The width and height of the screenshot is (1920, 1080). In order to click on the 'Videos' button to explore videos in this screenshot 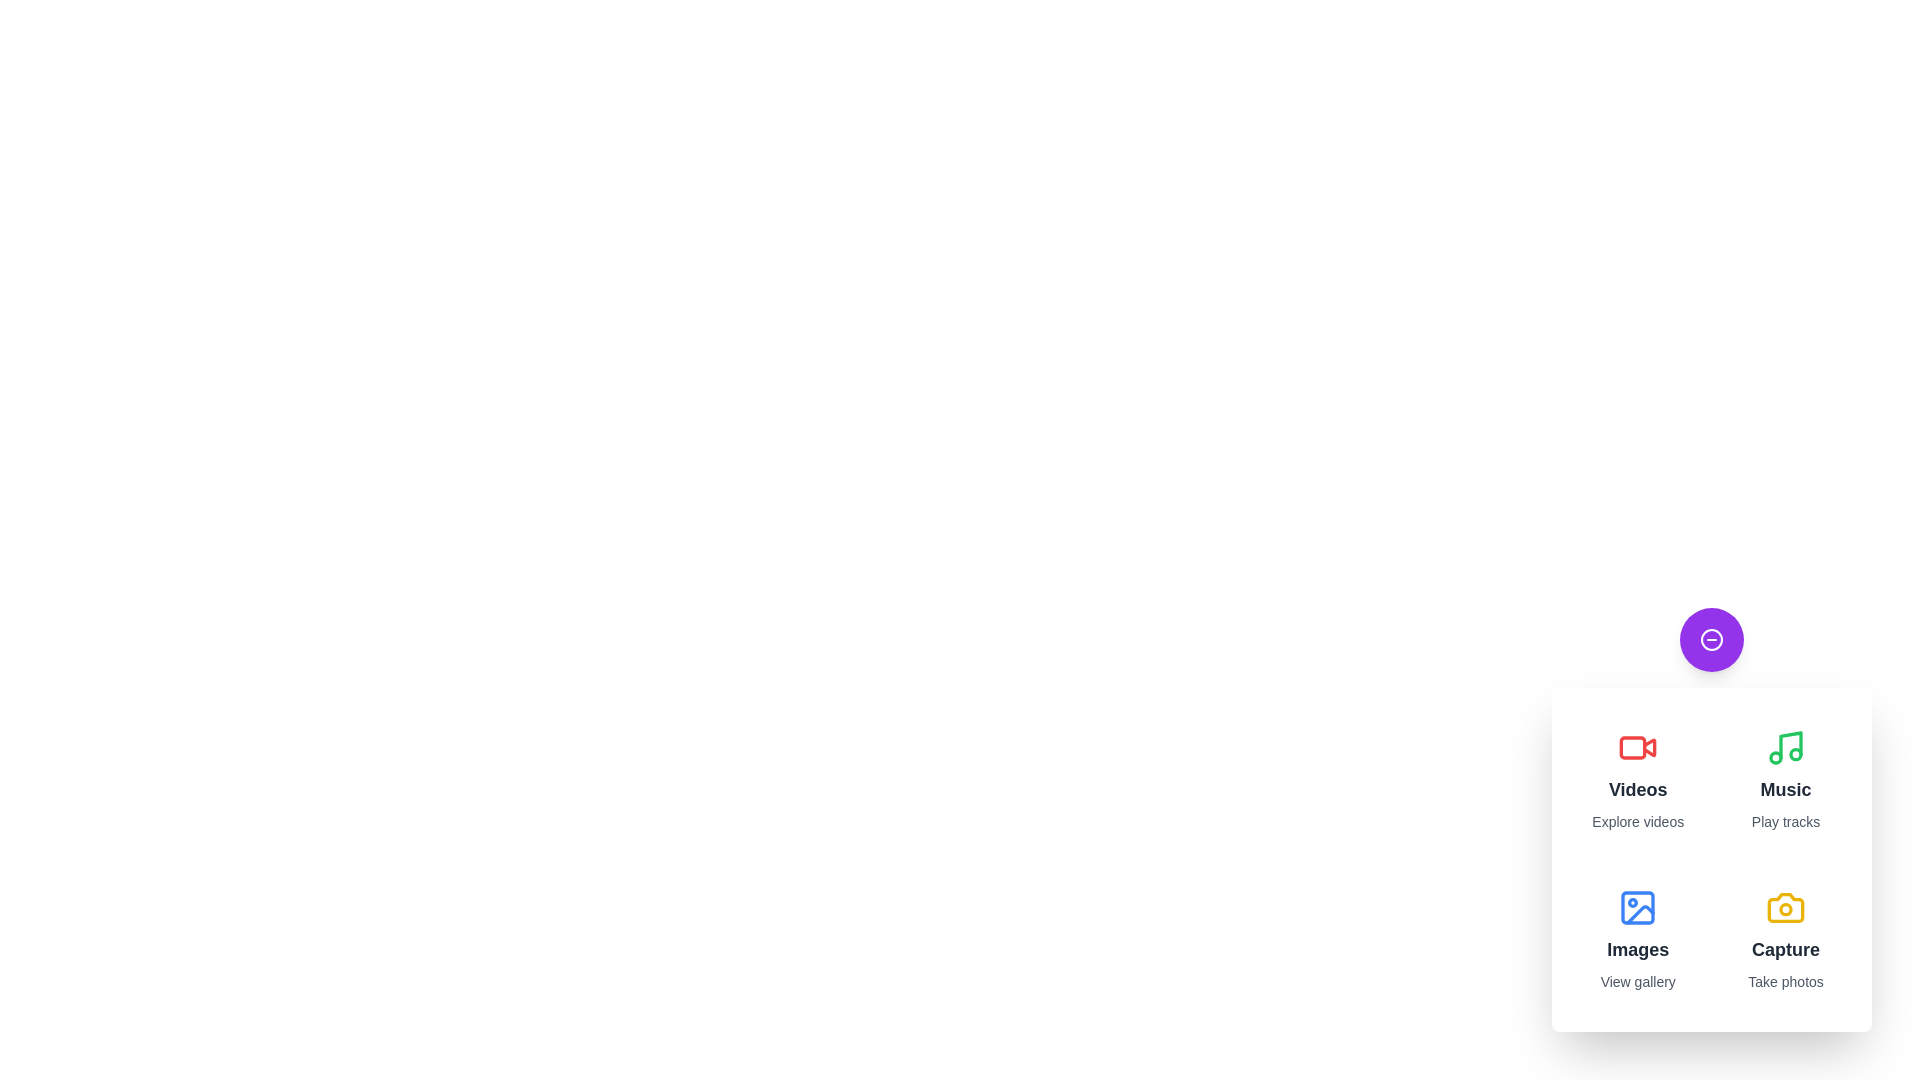, I will do `click(1638, 778)`.